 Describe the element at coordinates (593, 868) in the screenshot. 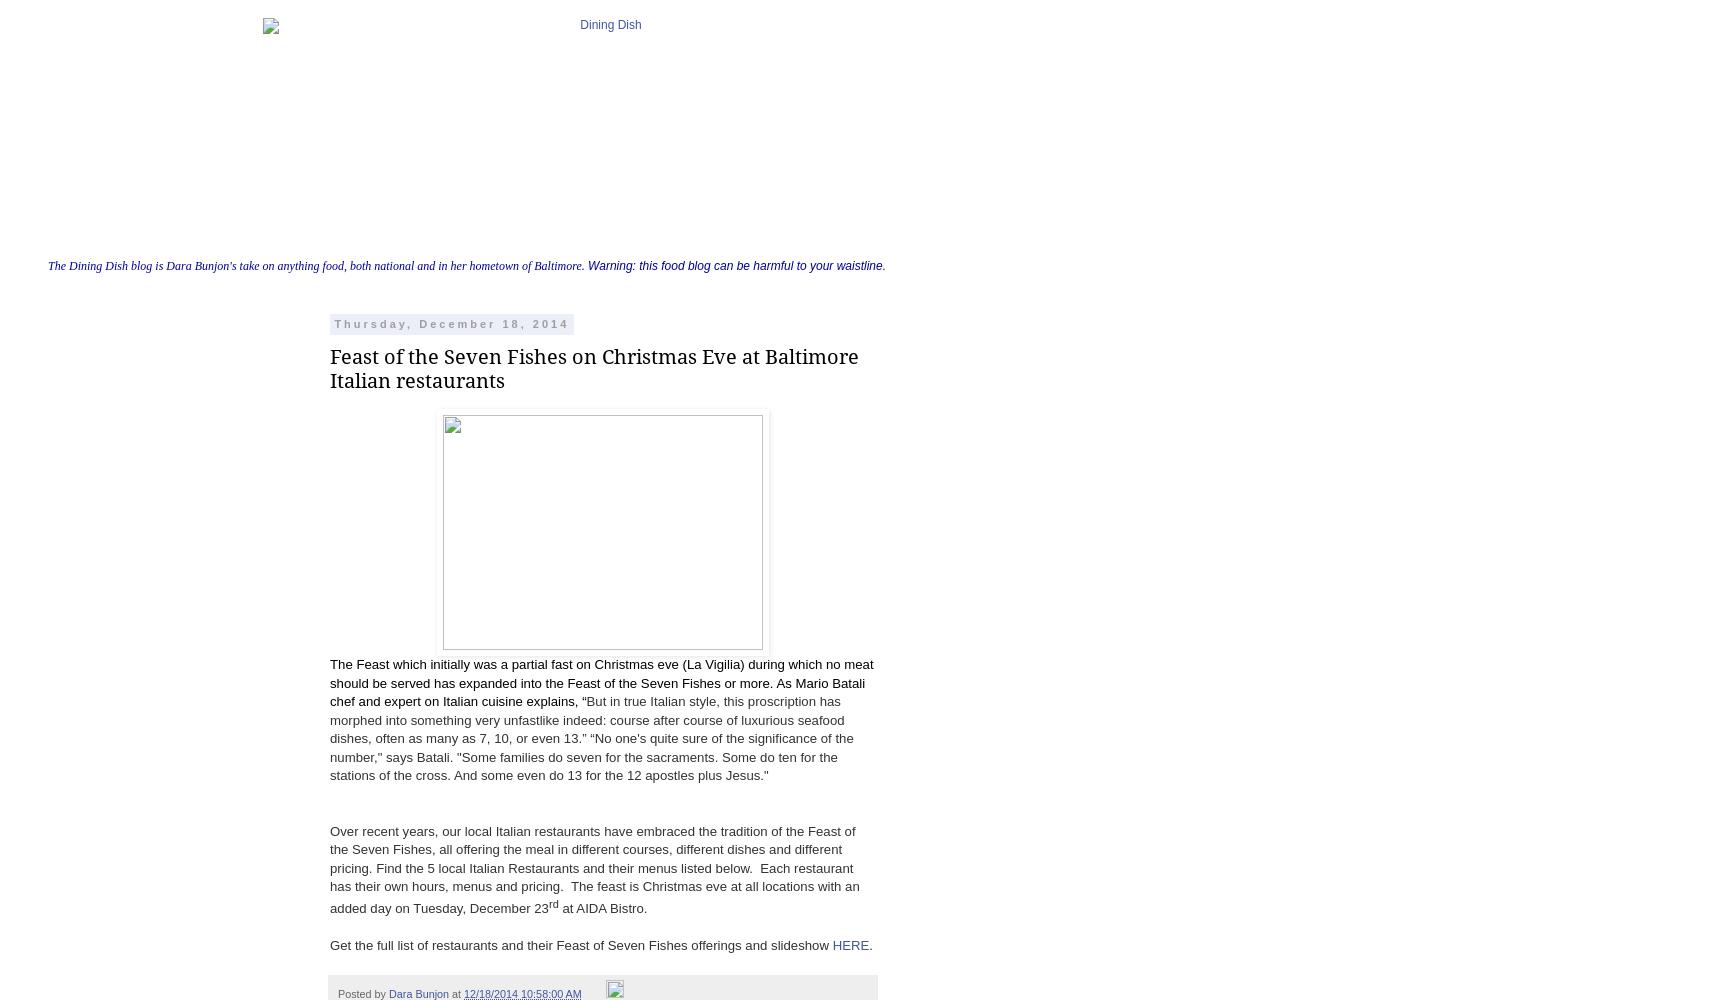

I see `'Over recent
years, our local Italian restaurants have embraced the tradition of the Feast
of the Seven Fishes, all offering the meal in different courses, different
dishes and different pricing. Find the 5 local Italian Restaurants and their
menus listed below.  Each restaurant has
their own hours, menus and pricing.  The
feast is Christmas eve at all locations with an added day on Tuesday, December
23'` at that location.